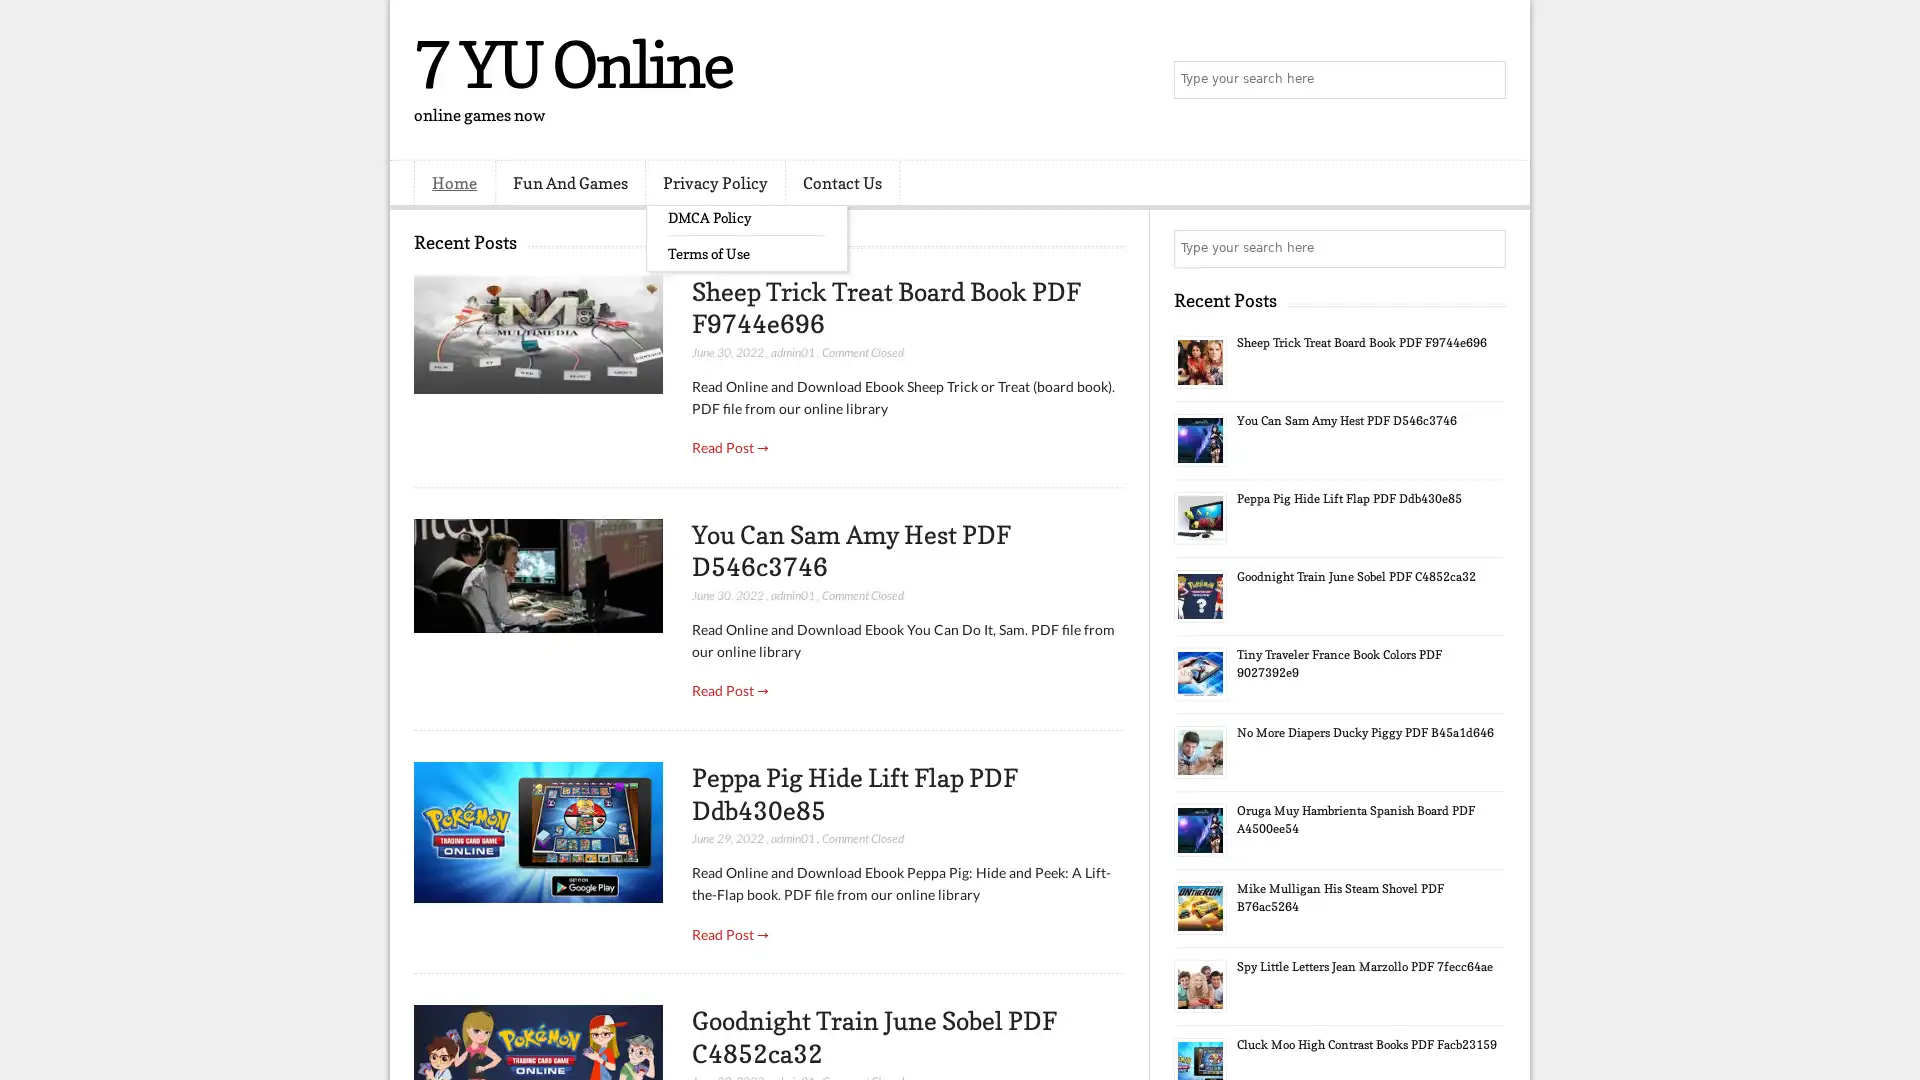 This screenshot has width=1920, height=1080. I want to click on Search, so click(1485, 80).